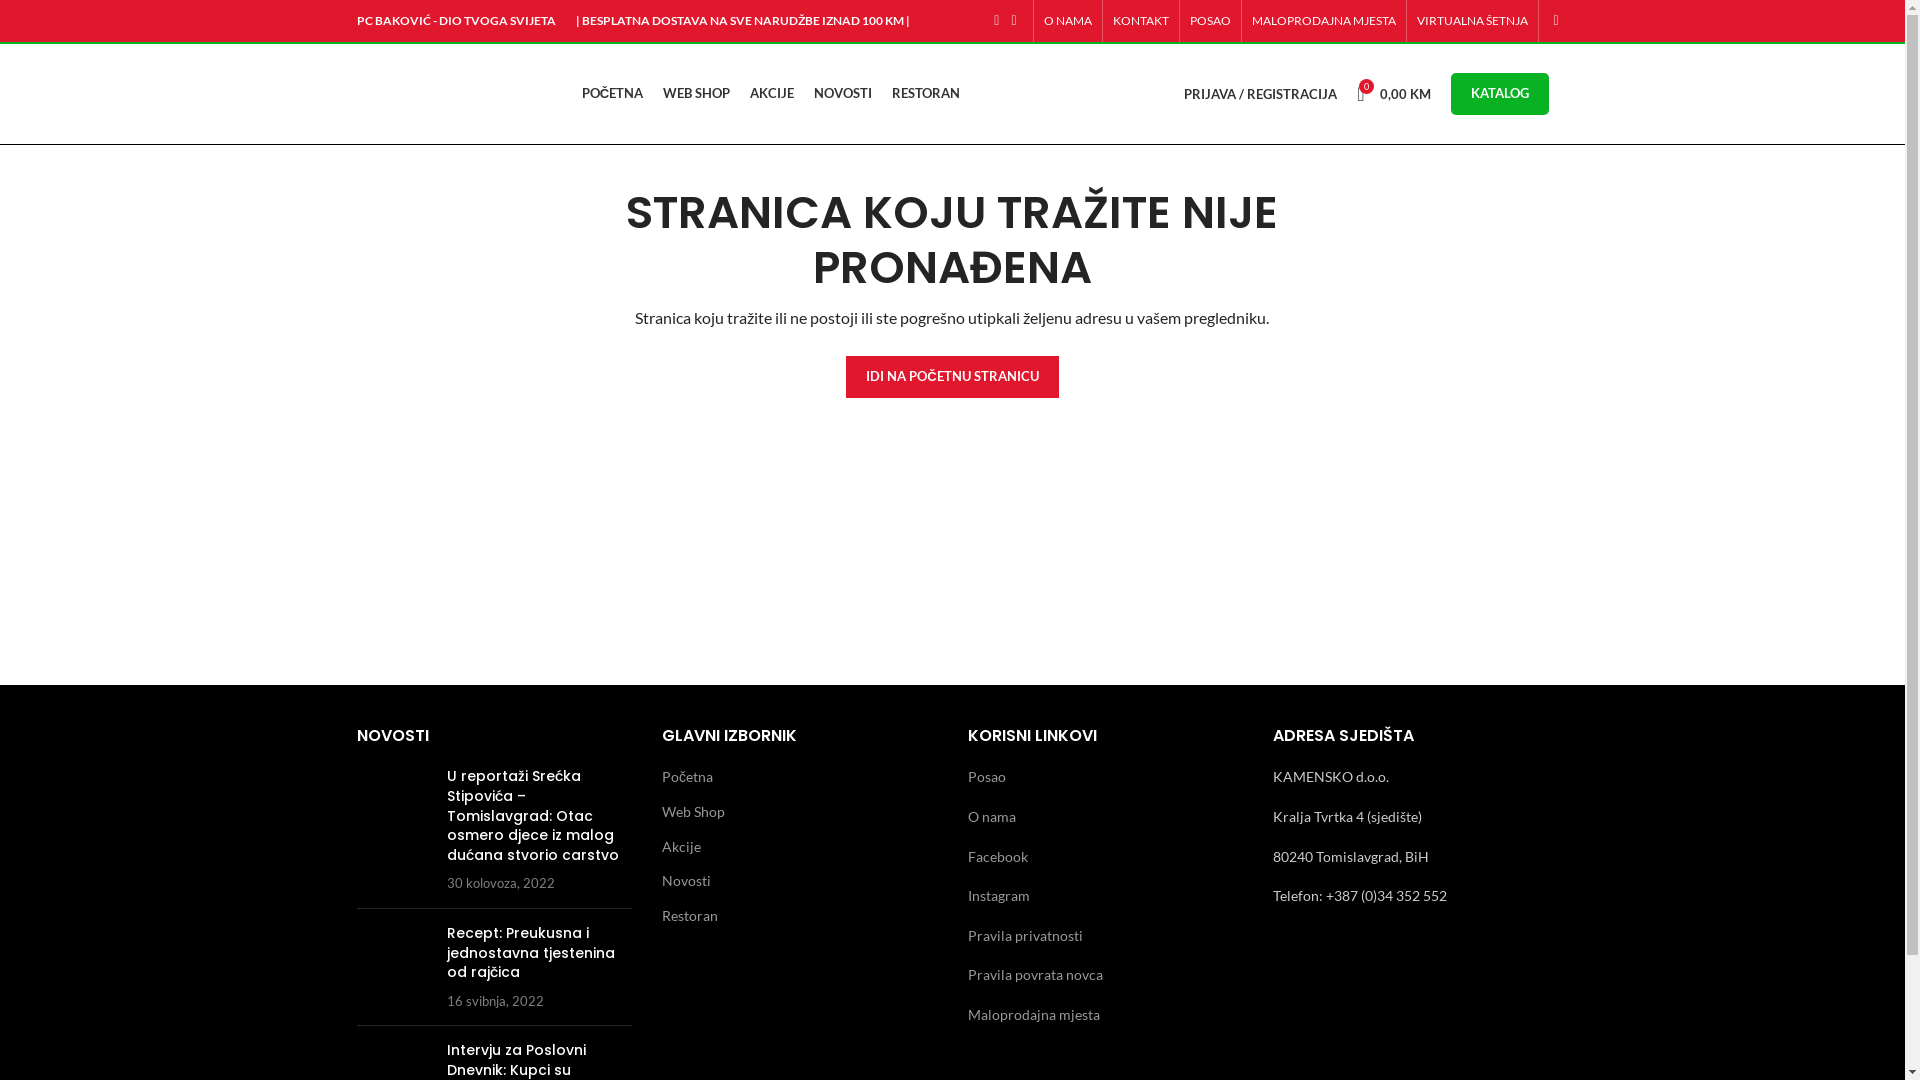 The width and height of the screenshot is (1920, 1080). Describe the element at coordinates (925, 93) in the screenshot. I see `'RESTORAN'` at that location.